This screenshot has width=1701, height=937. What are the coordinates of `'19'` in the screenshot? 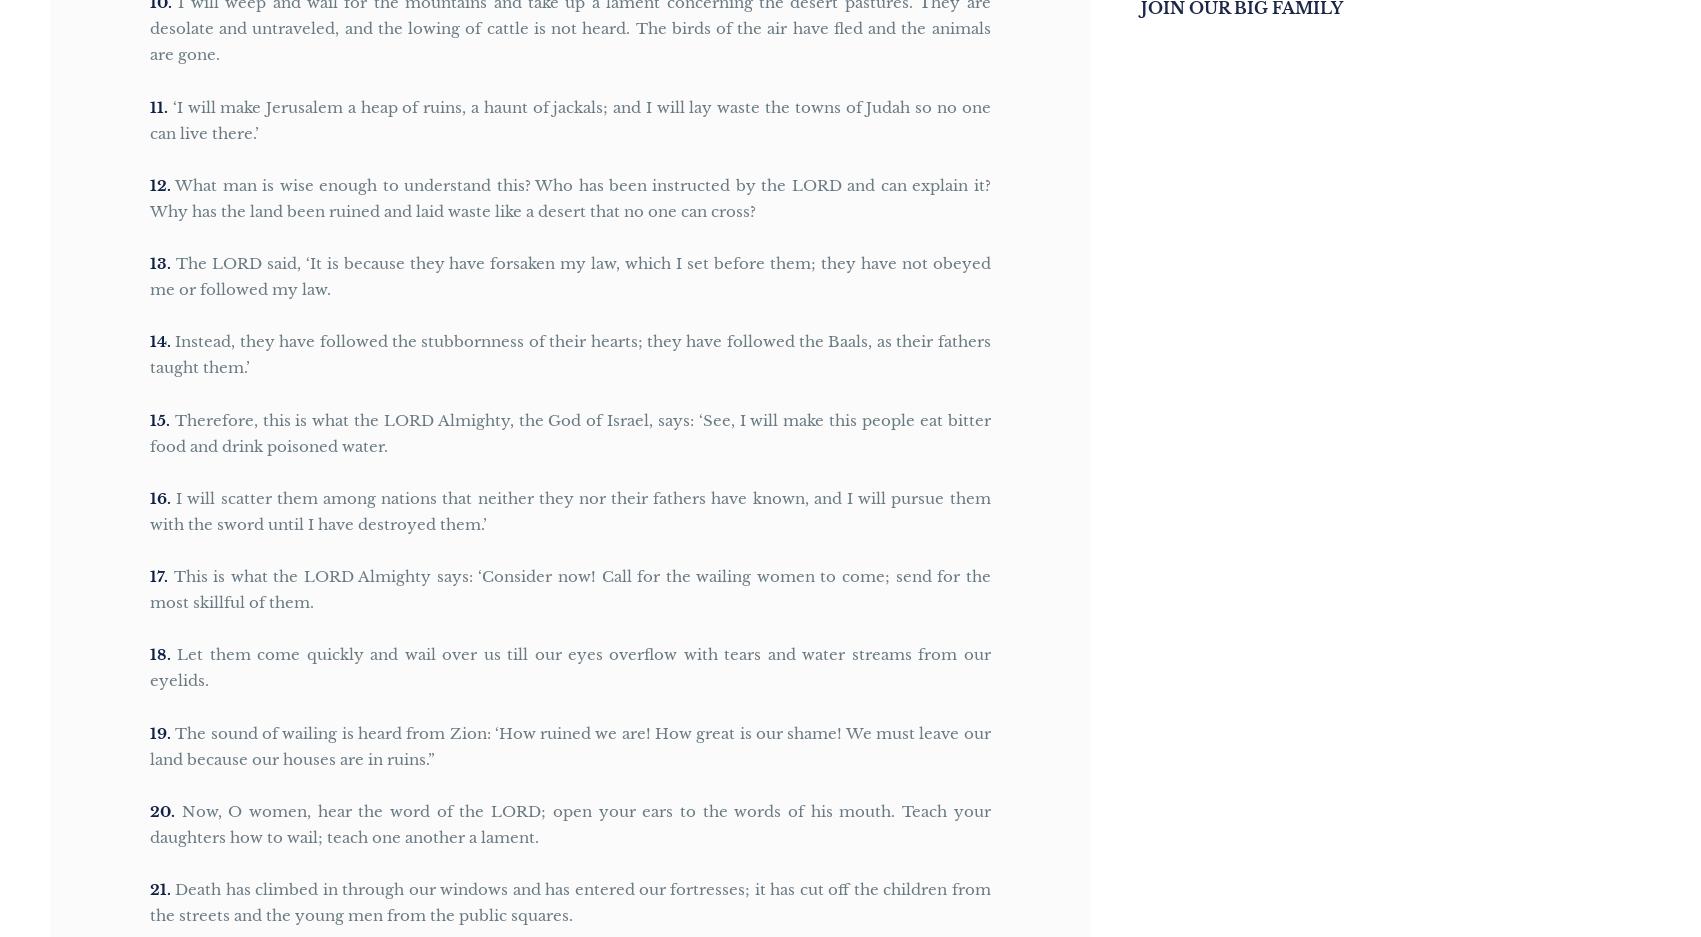 It's located at (157, 731).